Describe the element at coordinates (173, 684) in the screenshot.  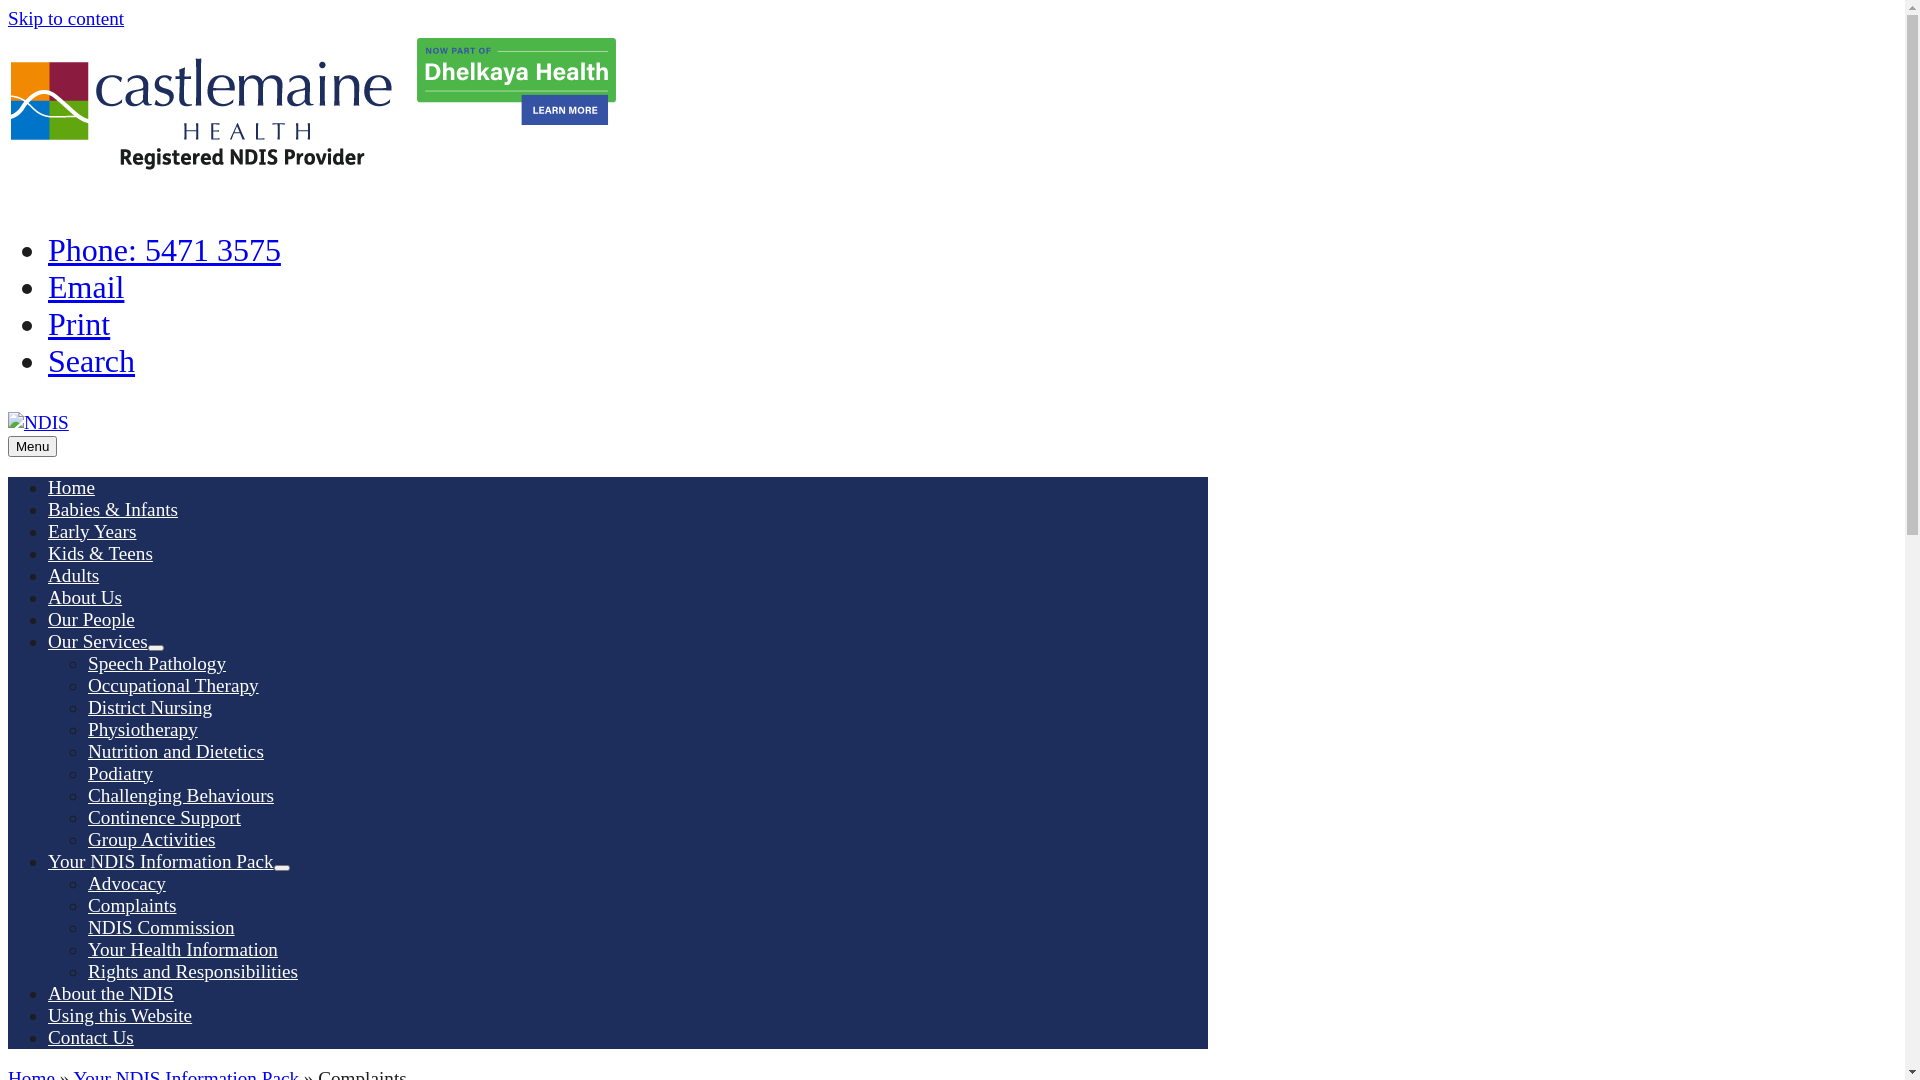
I see `'Occupational Therapy'` at that location.